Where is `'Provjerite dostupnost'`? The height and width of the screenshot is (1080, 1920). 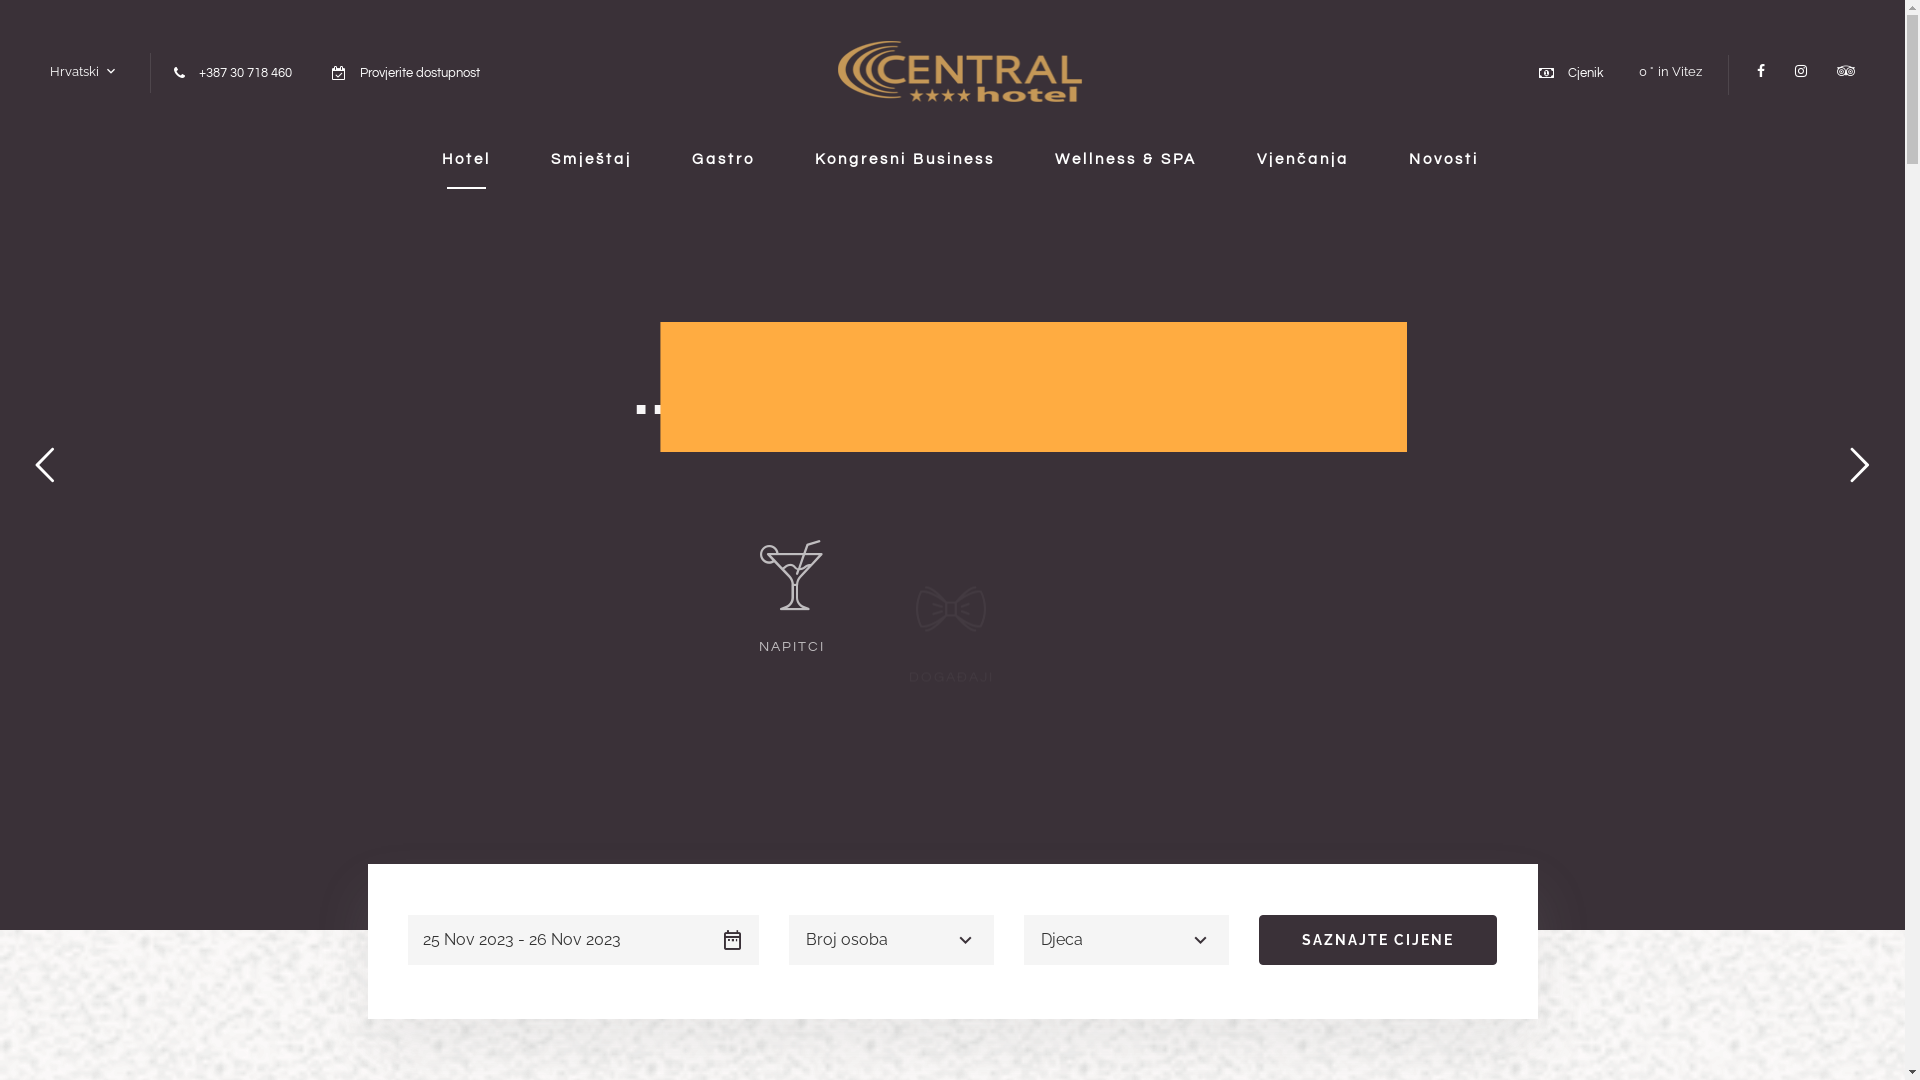
'Provjerite dostupnost' is located at coordinates (419, 72).